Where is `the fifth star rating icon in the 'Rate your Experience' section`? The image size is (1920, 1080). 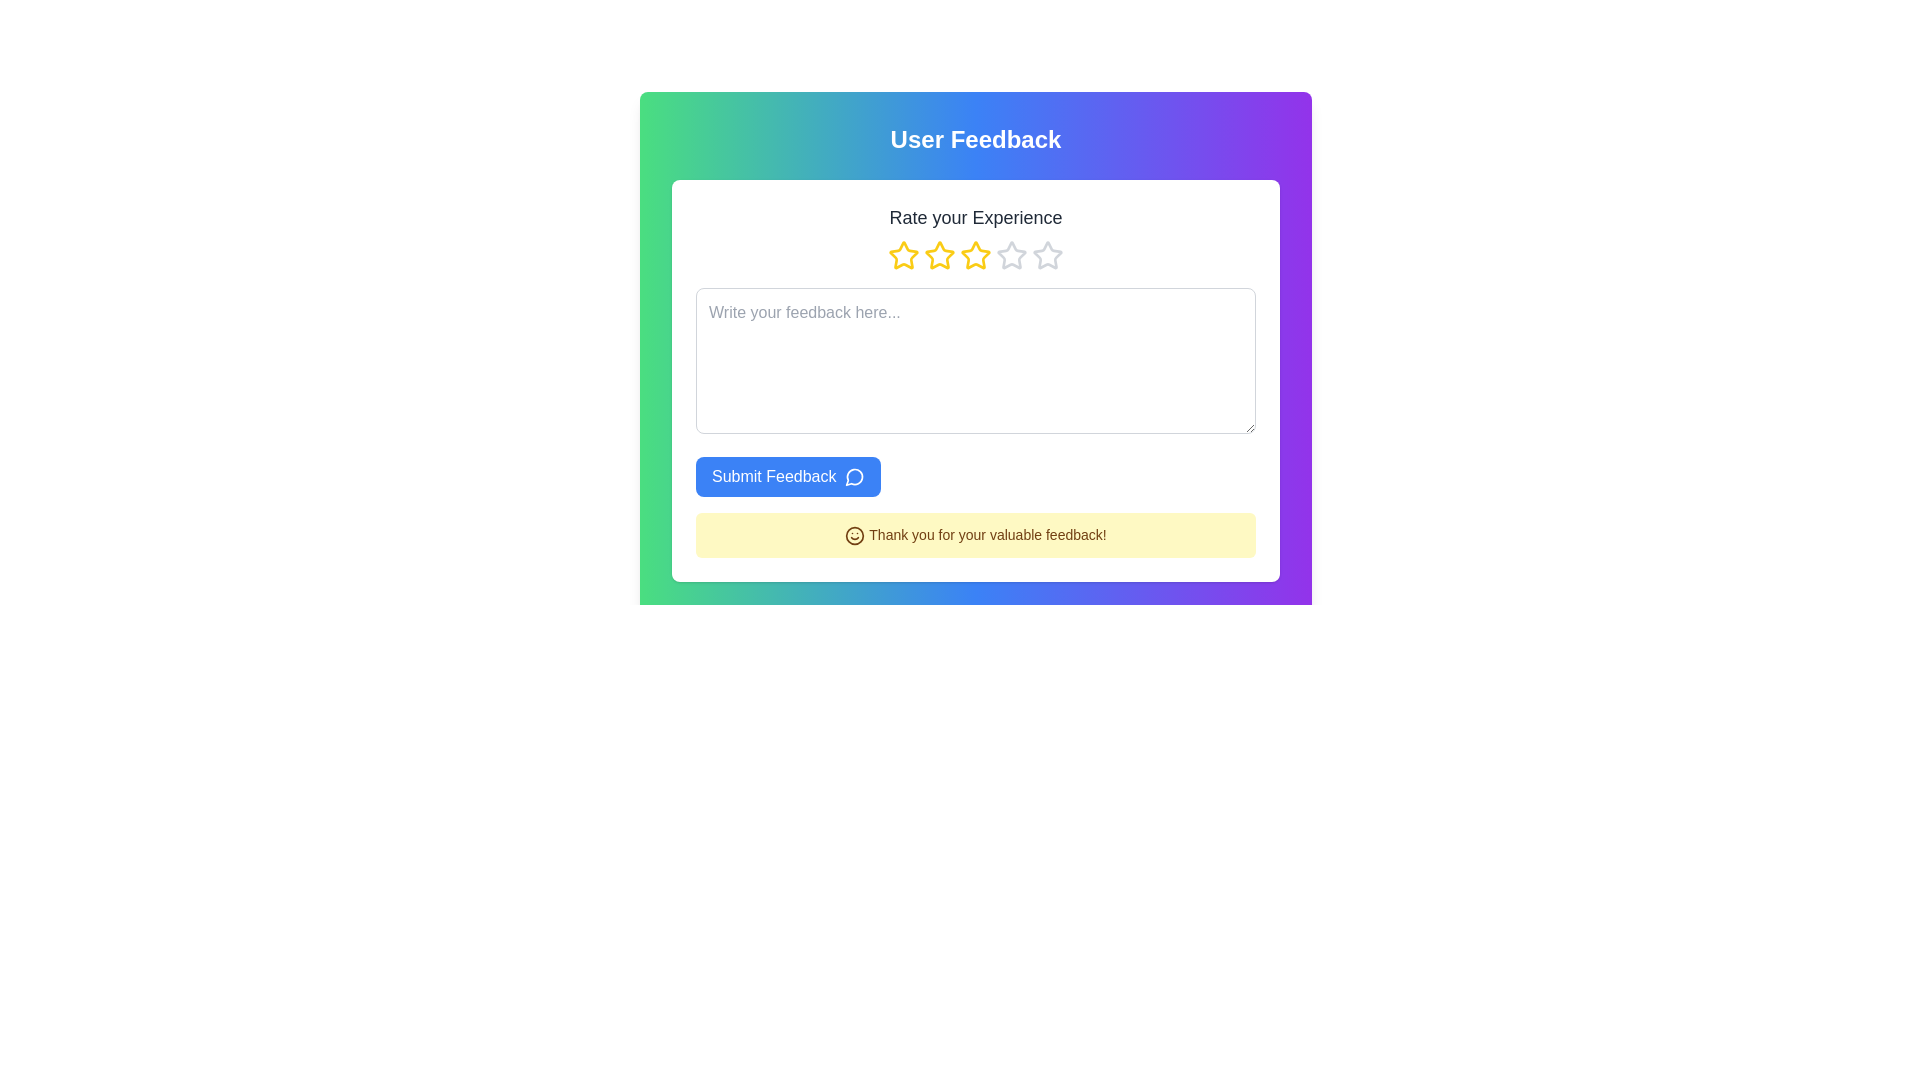
the fifth star rating icon in the 'Rate your Experience' section is located at coordinates (1046, 254).